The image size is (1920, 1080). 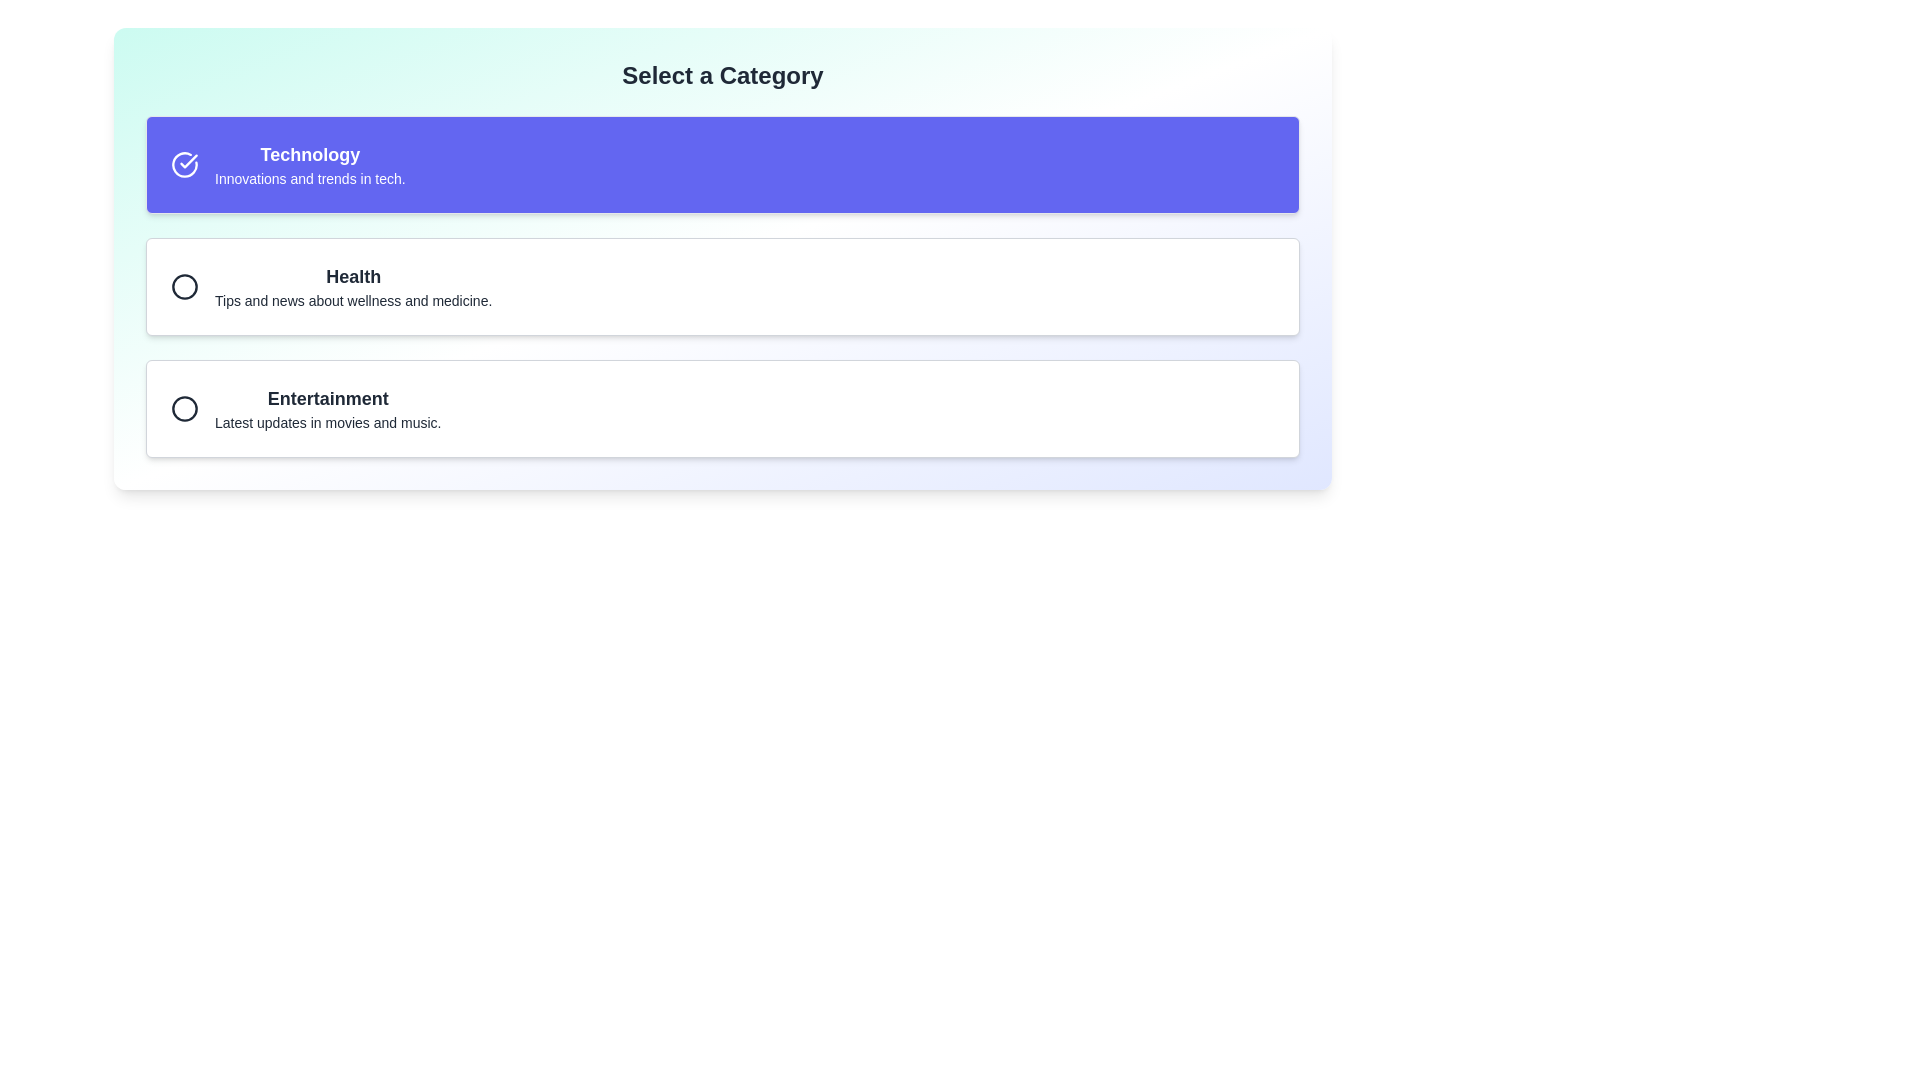 I want to click on the stylized circular icon that is hollow with a distinct border, located to the left of the 'Health' text title, which is the second item in the list of categories, so click(x=185, y=286).